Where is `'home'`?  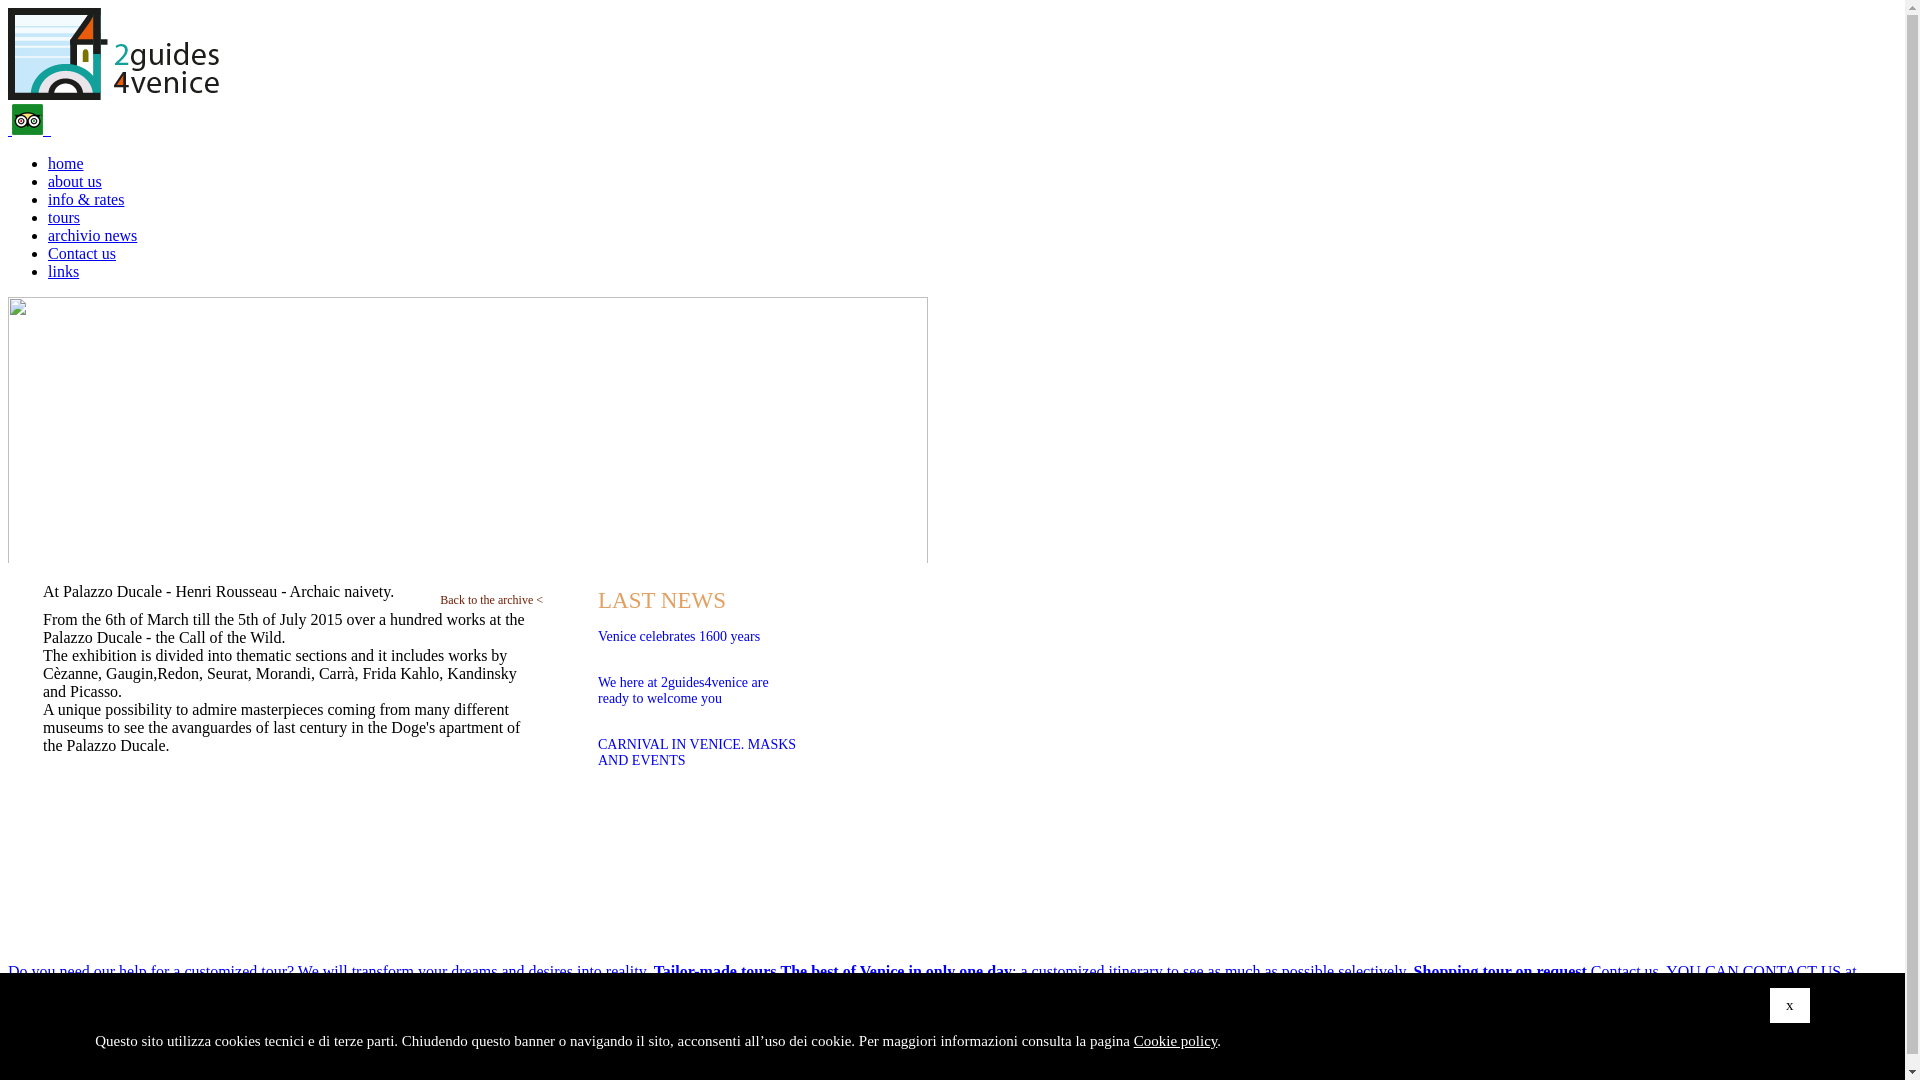 'home' is located at coordinates (48, 162).